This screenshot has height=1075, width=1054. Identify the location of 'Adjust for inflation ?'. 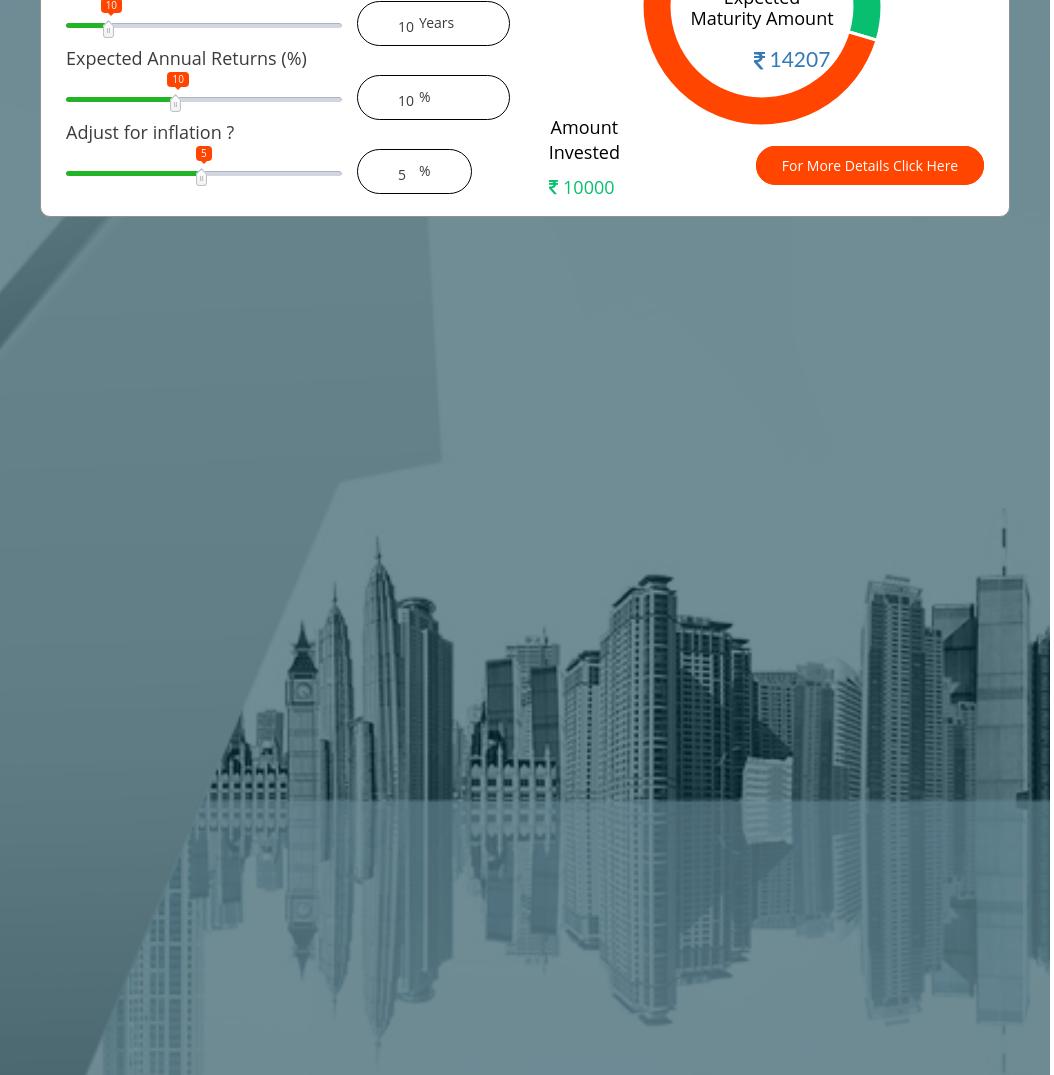
(149, 131).